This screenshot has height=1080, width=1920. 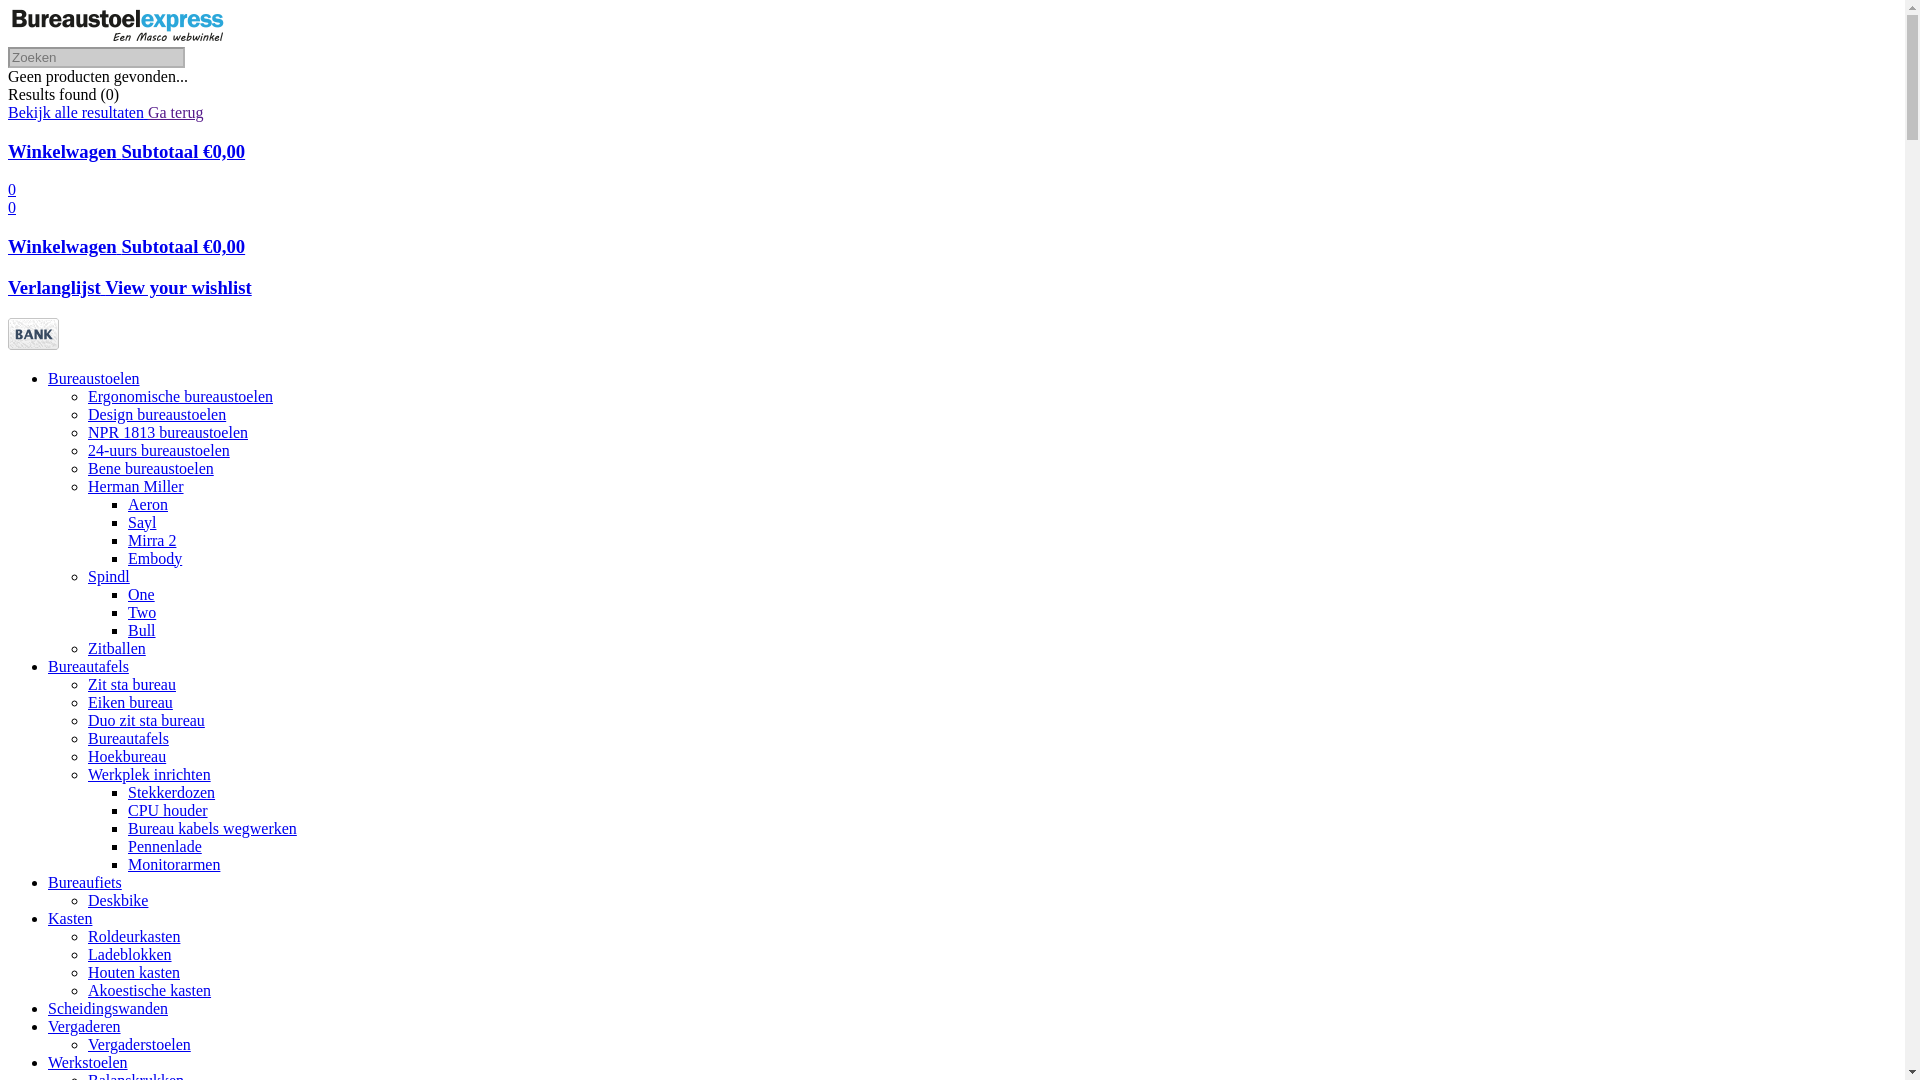 I want to click on 'One', so click(x=140, y=593).